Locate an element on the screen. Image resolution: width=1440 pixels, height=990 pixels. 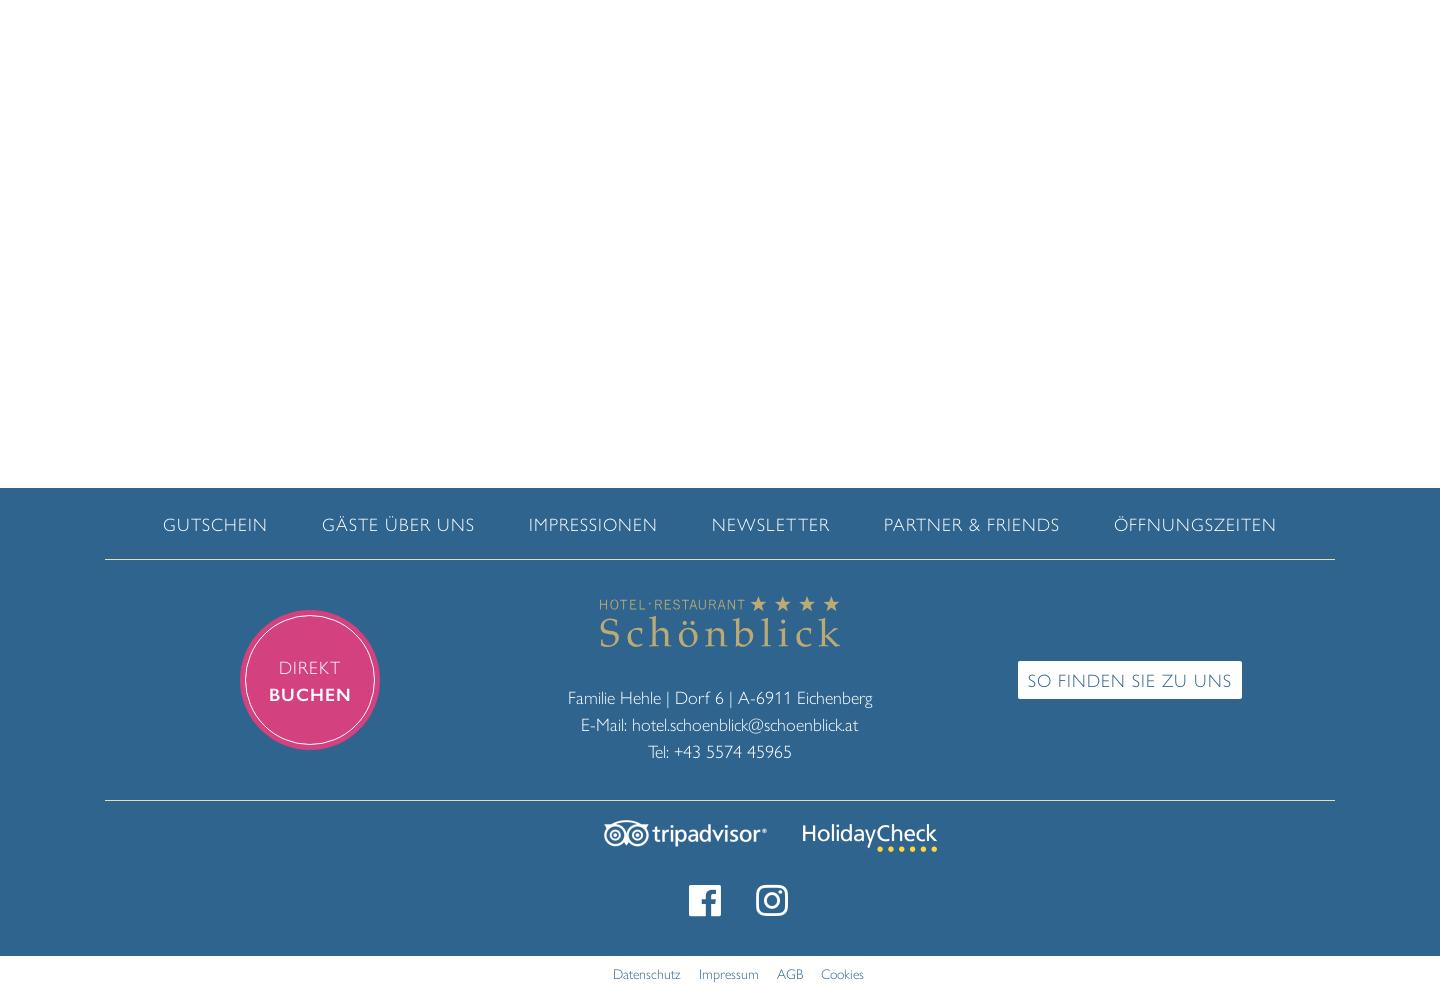
'Impressionen' is located at coordinates (528, 522).